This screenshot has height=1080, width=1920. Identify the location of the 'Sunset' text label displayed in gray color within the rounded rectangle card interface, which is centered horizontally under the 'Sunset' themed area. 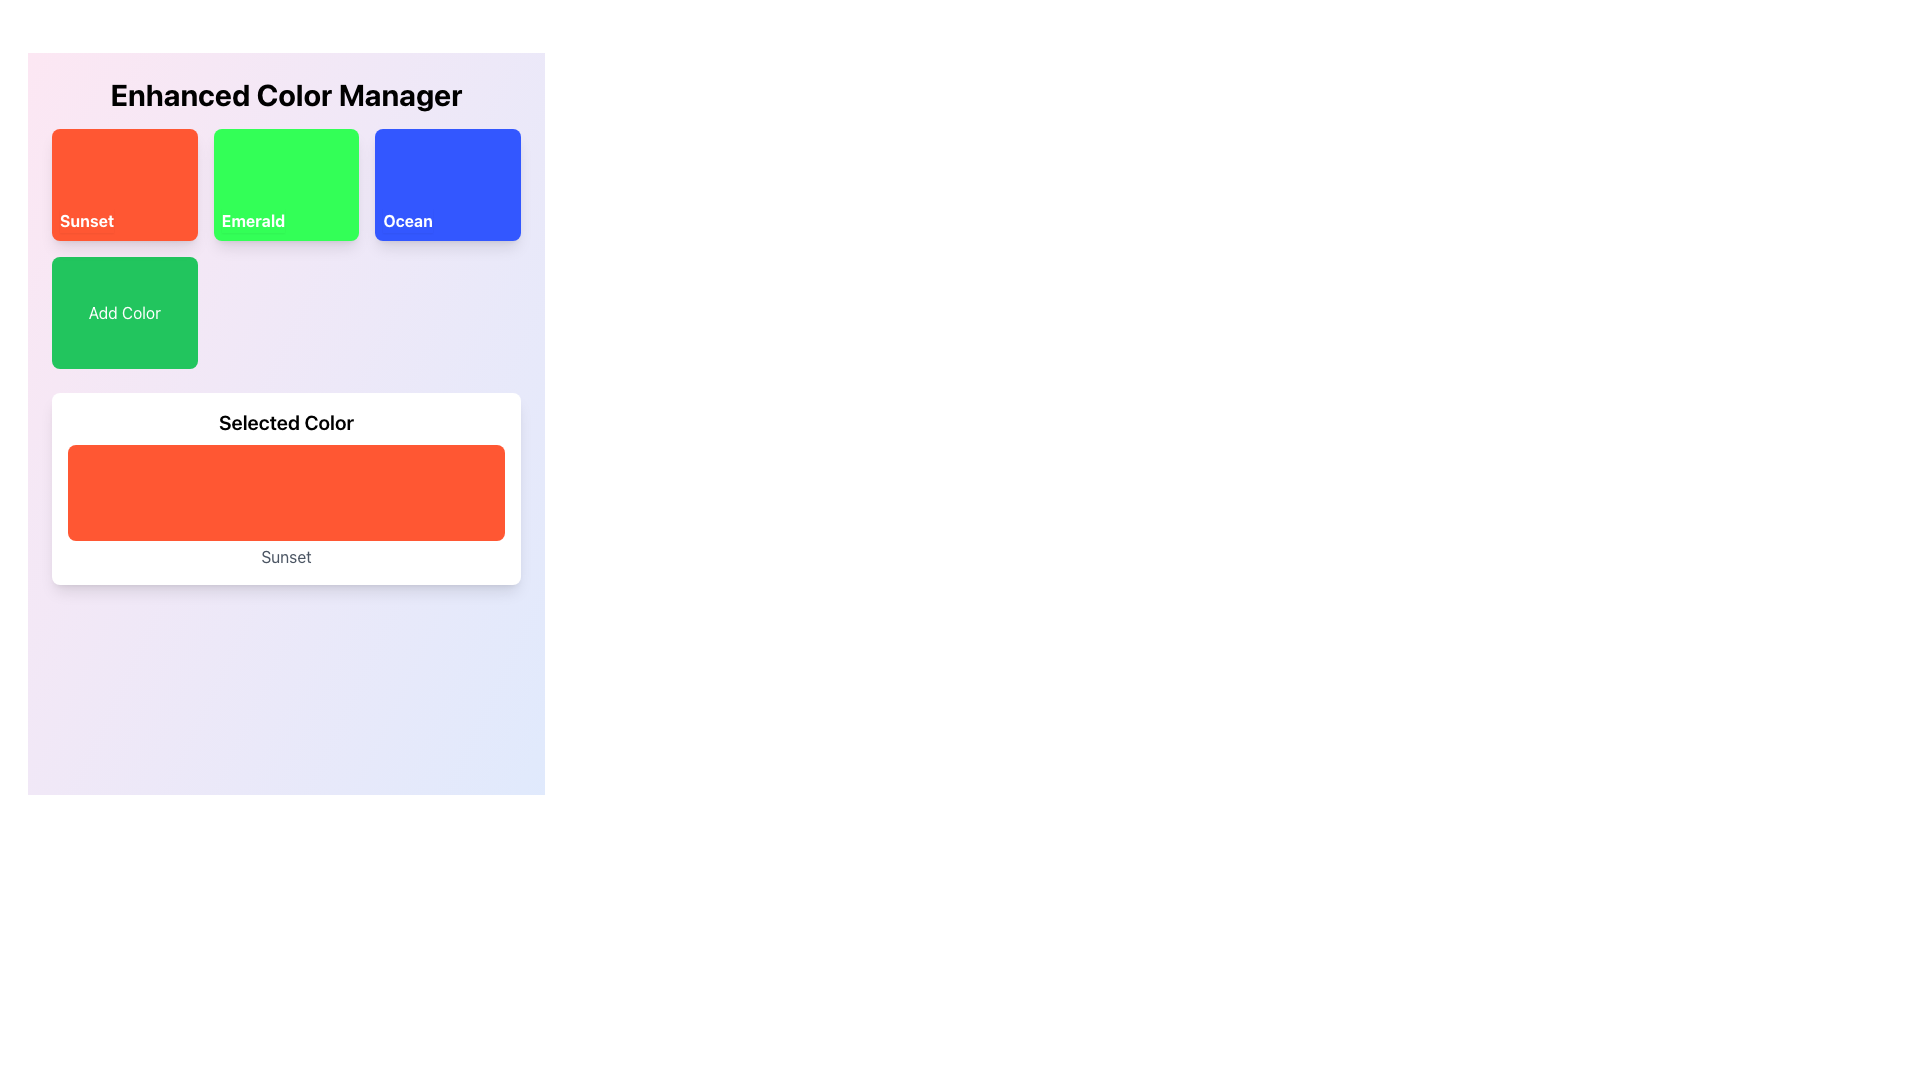
(285, 556).